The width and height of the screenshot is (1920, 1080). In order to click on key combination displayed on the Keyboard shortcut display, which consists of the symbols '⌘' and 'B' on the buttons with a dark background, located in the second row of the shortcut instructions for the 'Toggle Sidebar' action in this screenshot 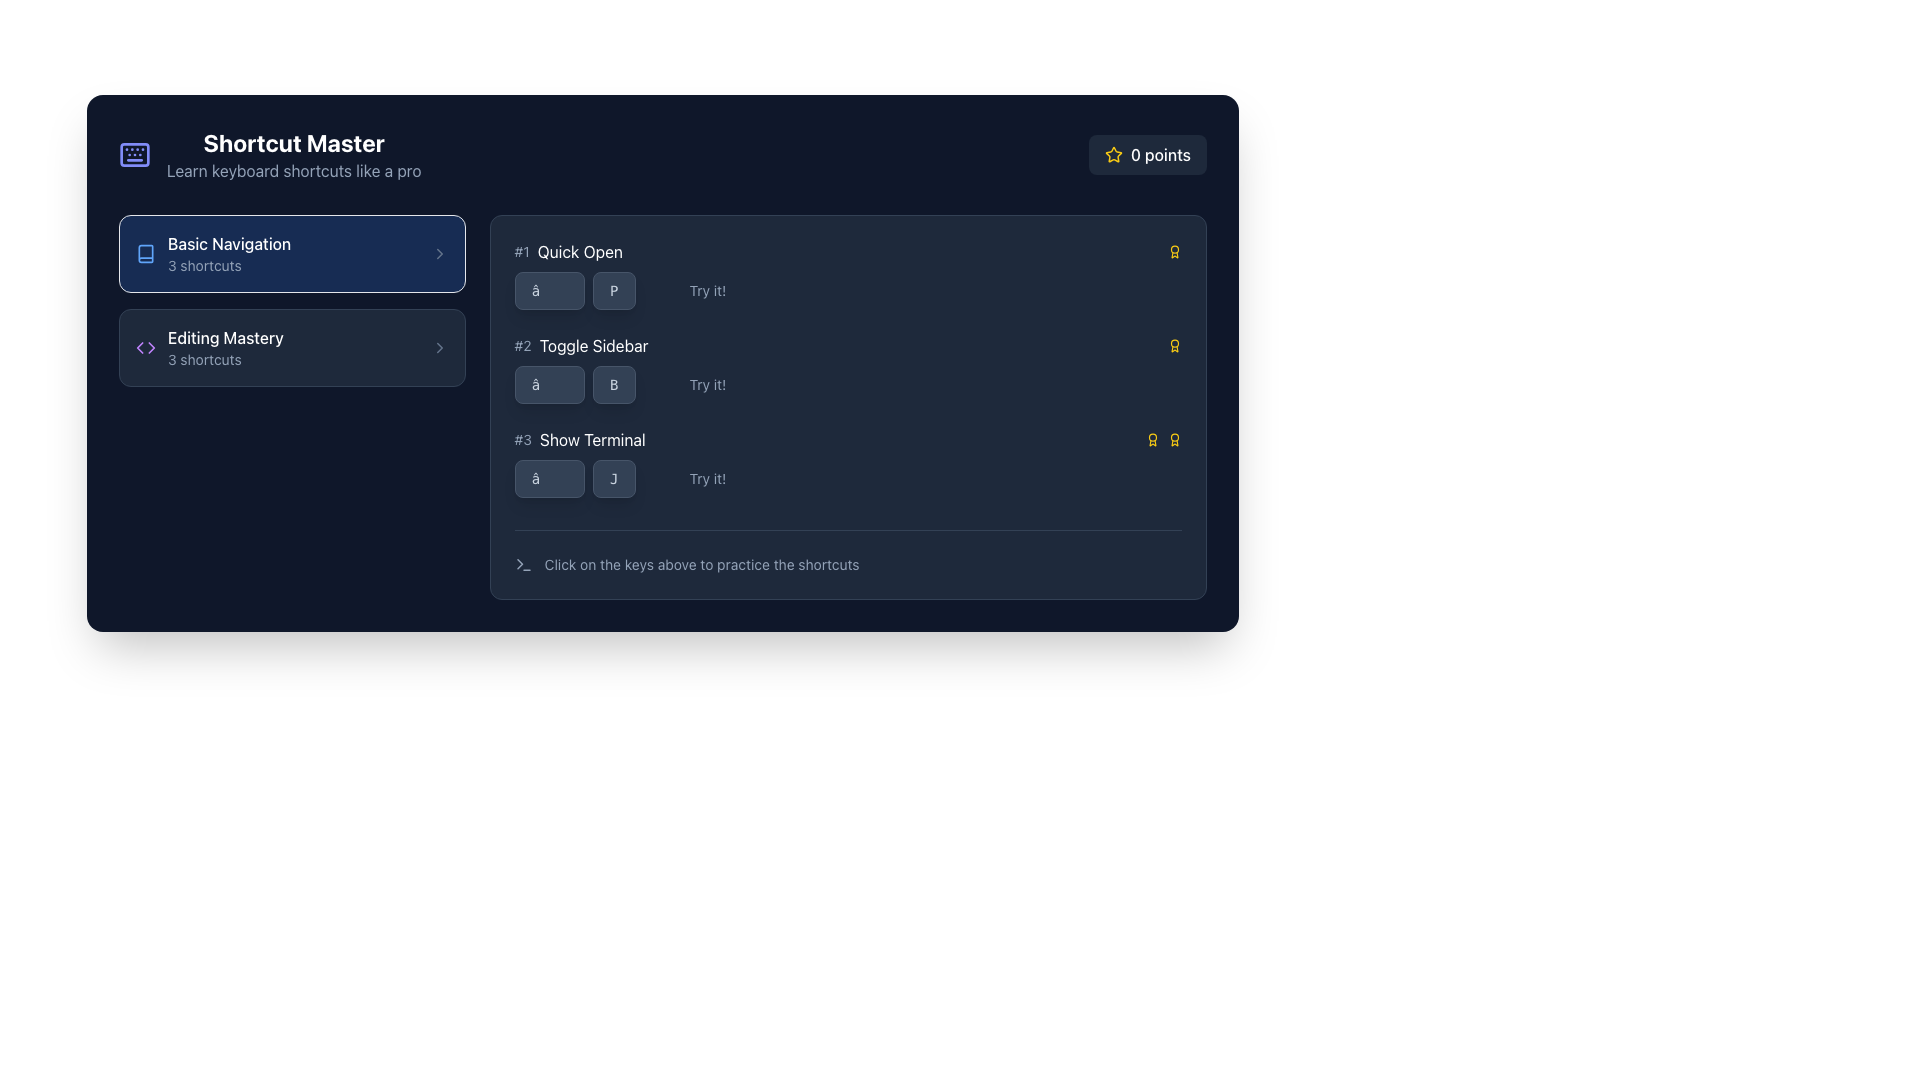, I will do `click(574, 385)`.